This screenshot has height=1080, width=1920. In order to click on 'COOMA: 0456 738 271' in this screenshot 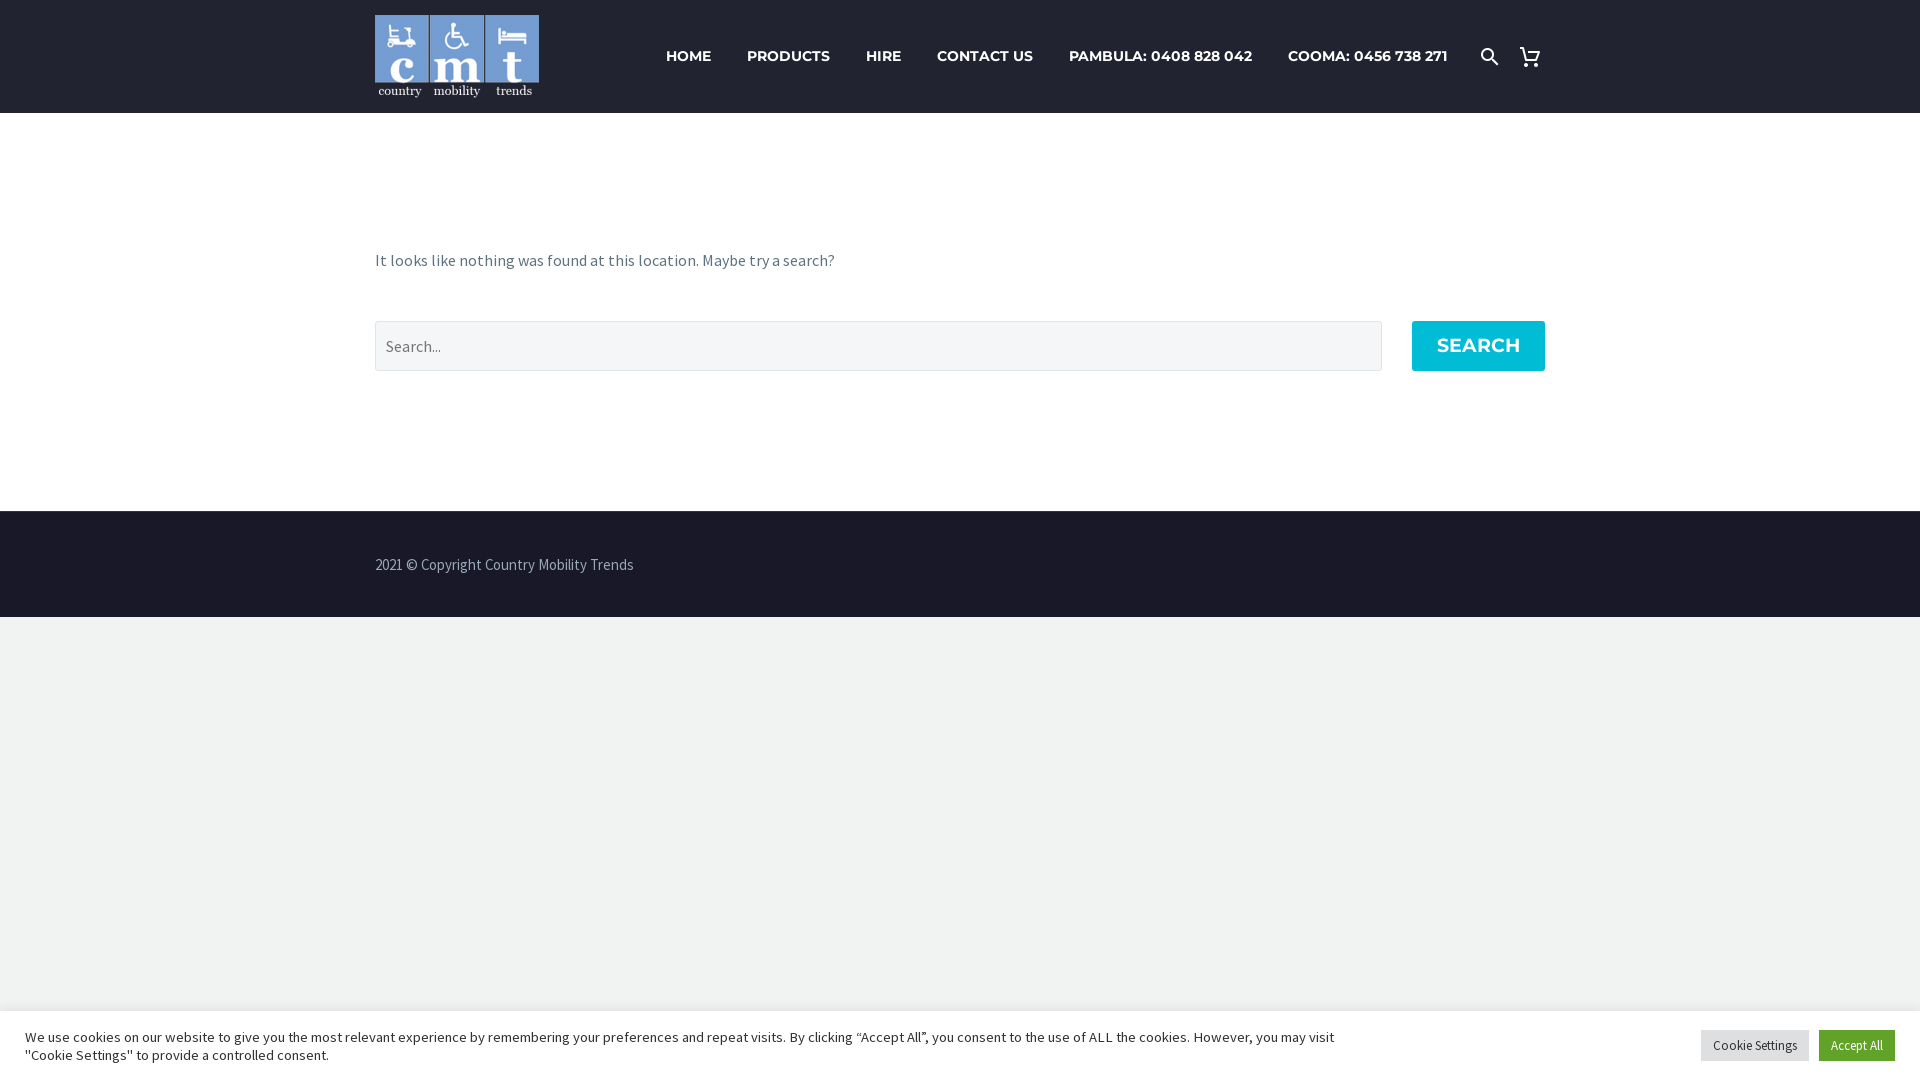, I will do `click(1366, 55)`.